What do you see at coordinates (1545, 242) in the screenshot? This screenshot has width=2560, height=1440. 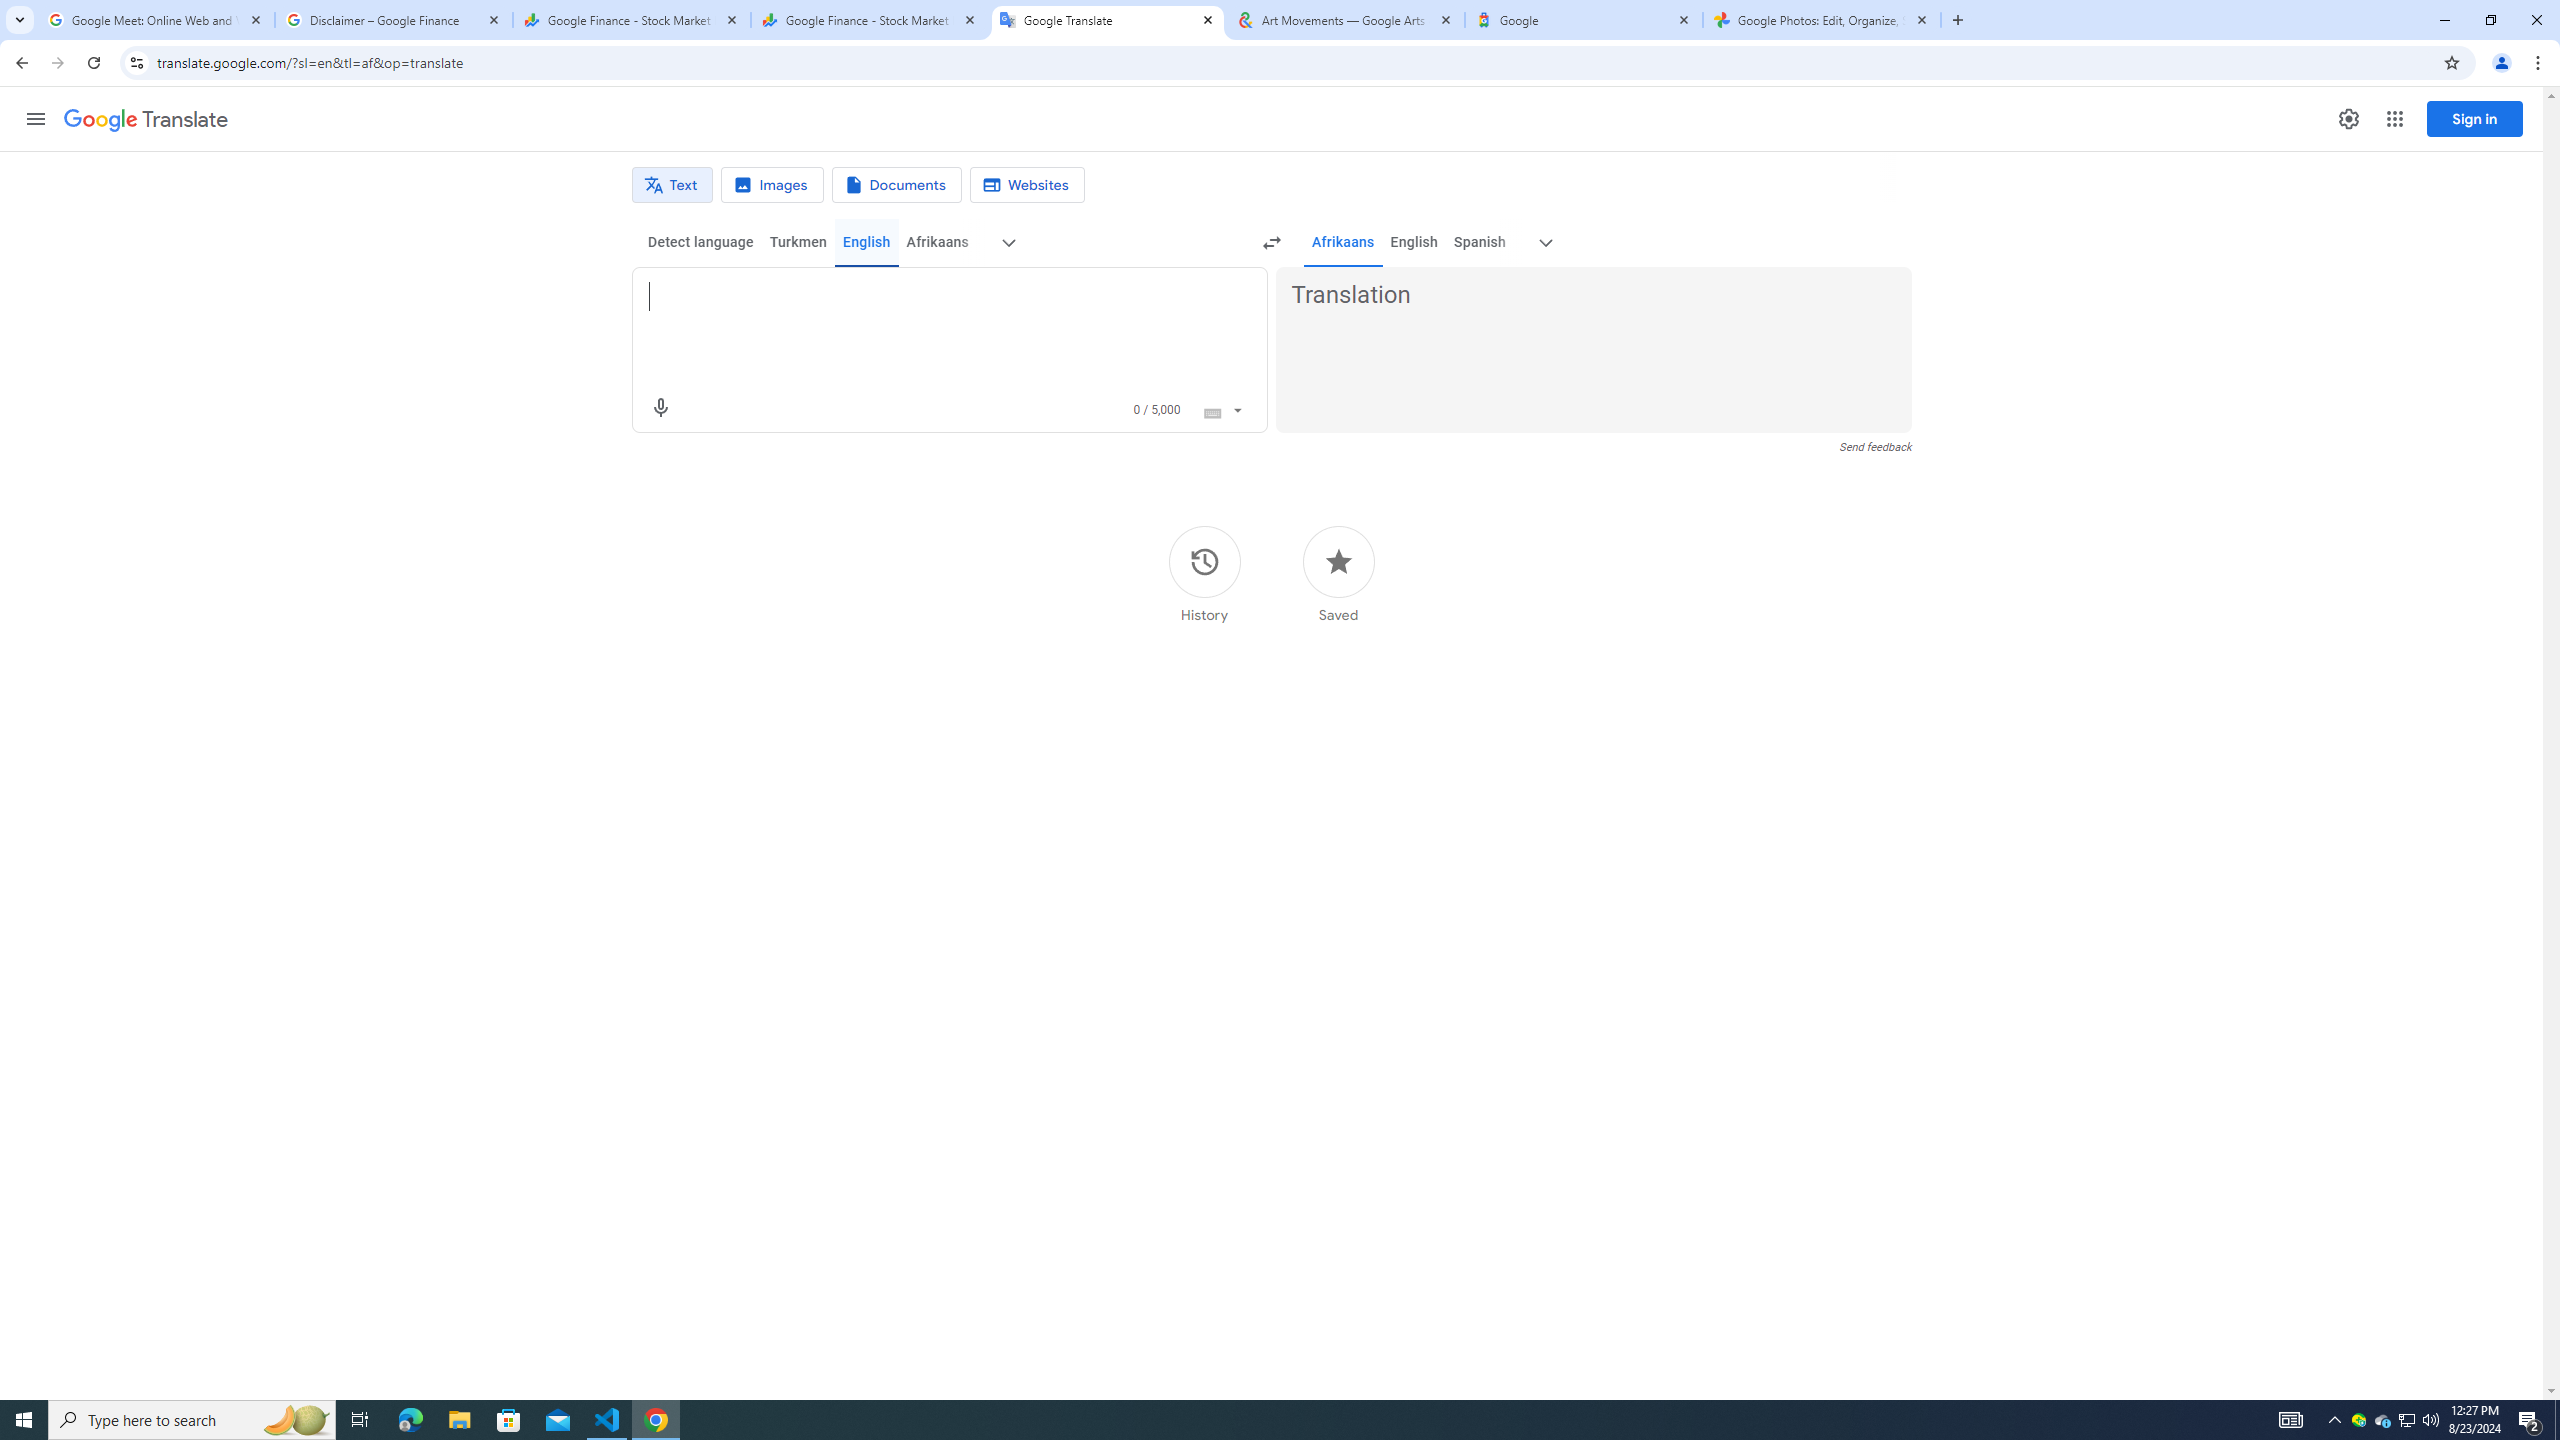 I see `'More target languages'` at bounding box center [1545, 242].